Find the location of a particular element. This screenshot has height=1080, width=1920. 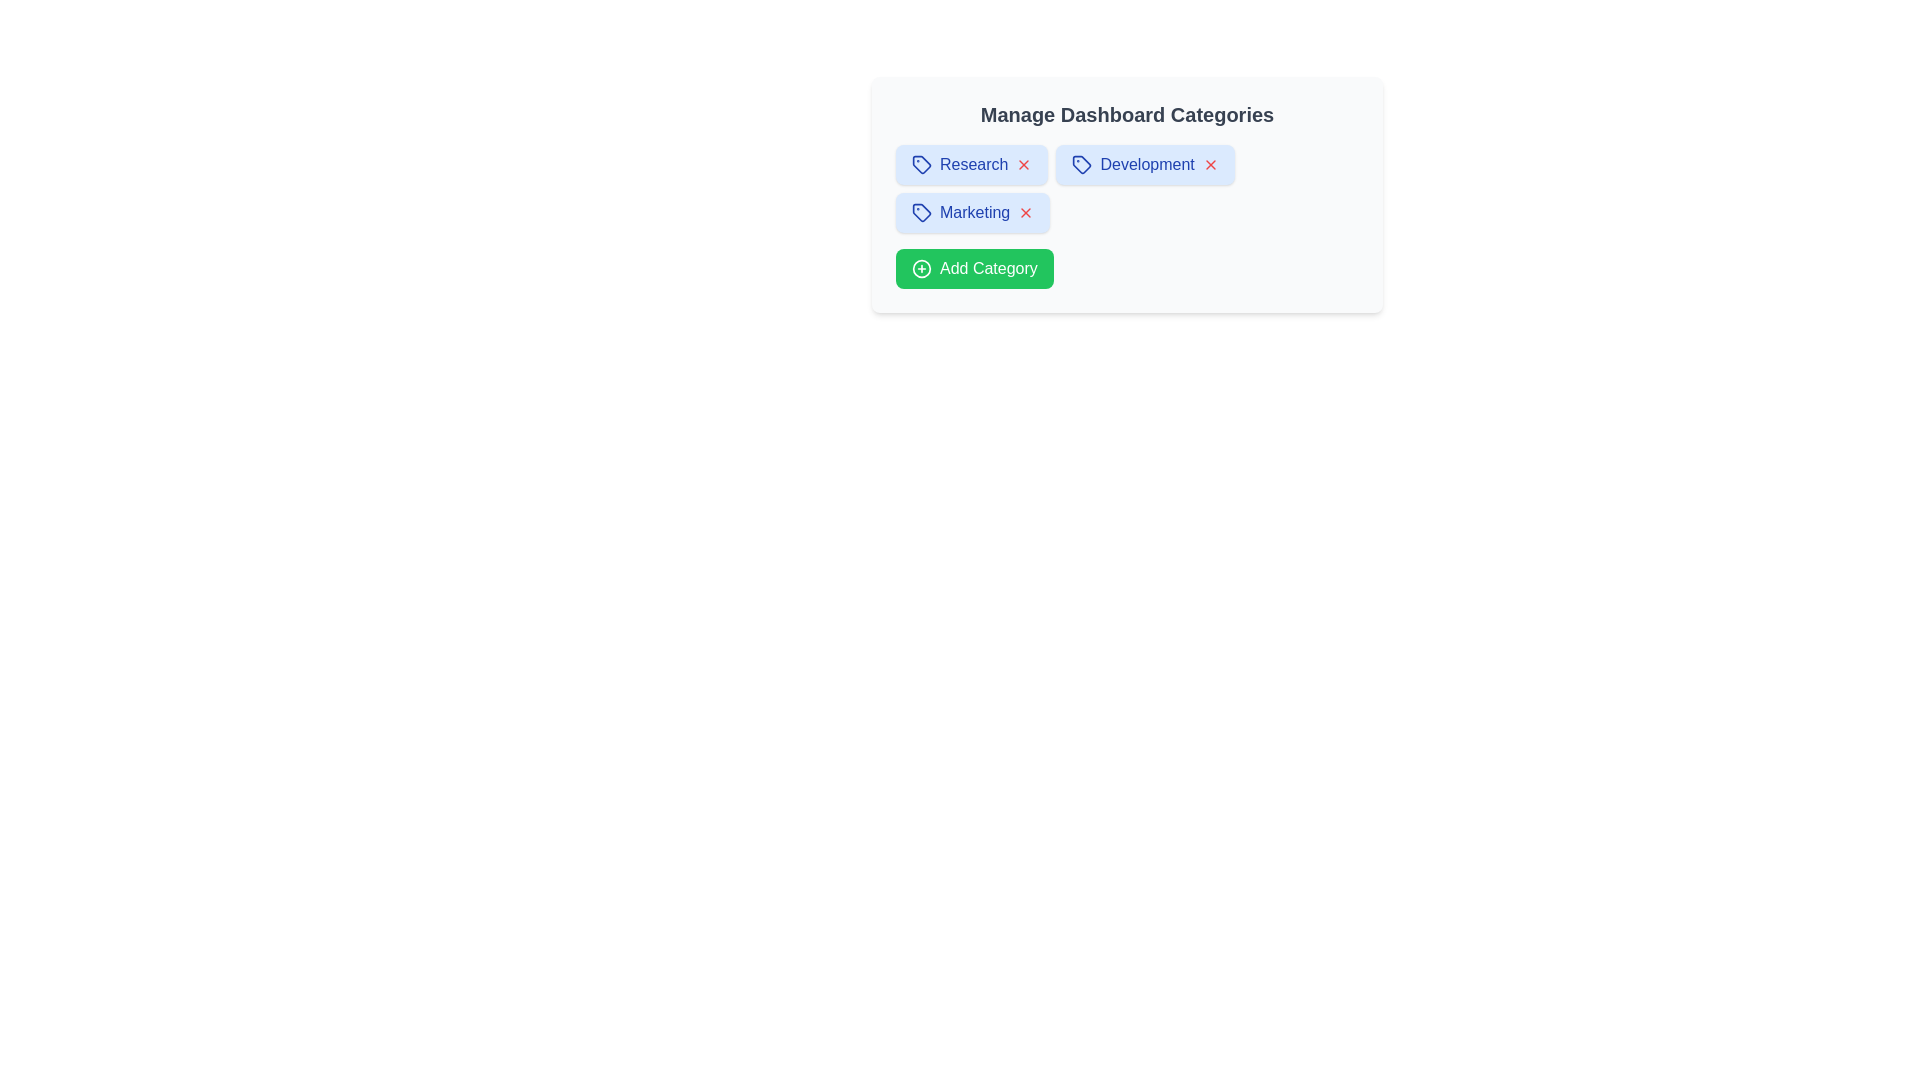

'Add Category' button to initiate adding a new category is located at coordinates (974, 268).